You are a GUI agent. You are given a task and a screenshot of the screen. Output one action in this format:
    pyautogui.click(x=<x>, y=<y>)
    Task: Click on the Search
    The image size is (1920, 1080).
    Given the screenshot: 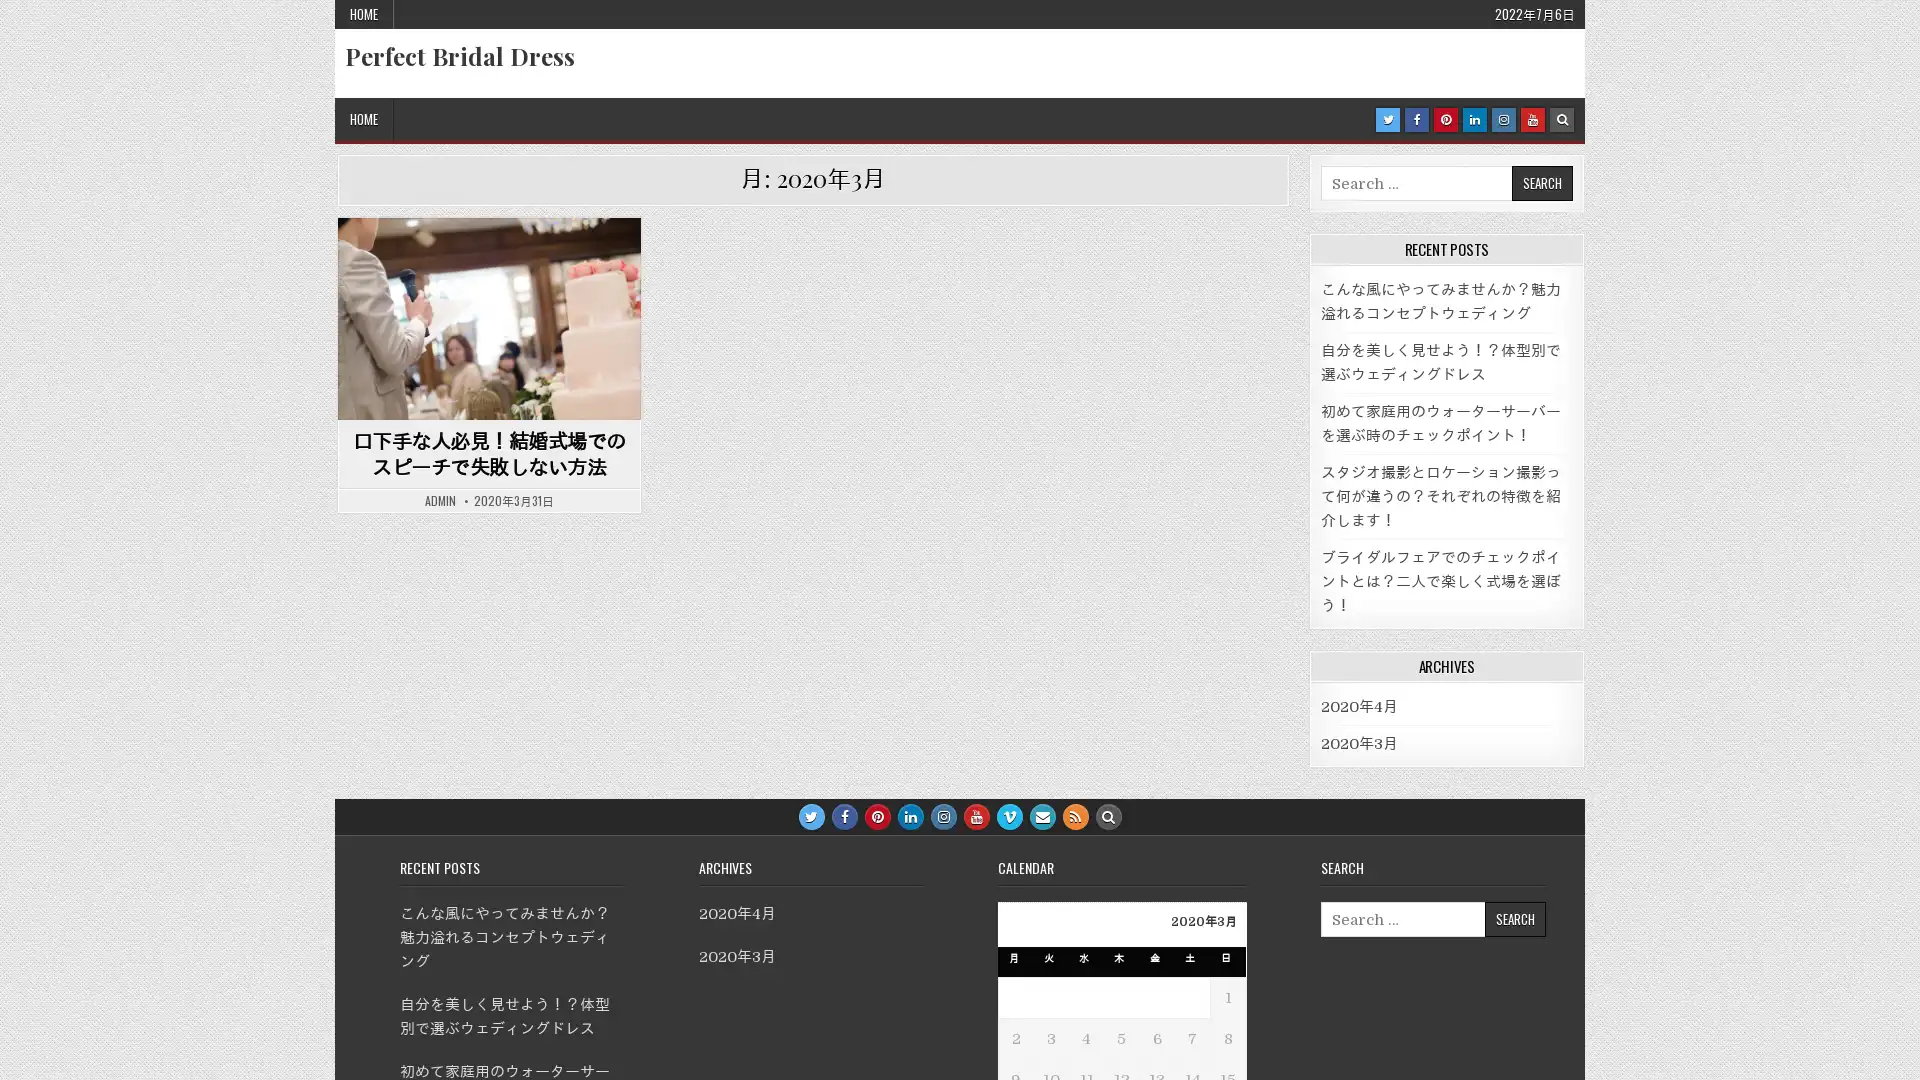 What is the action you would take?
    pyautogui.click(x=1514, y=919)
    